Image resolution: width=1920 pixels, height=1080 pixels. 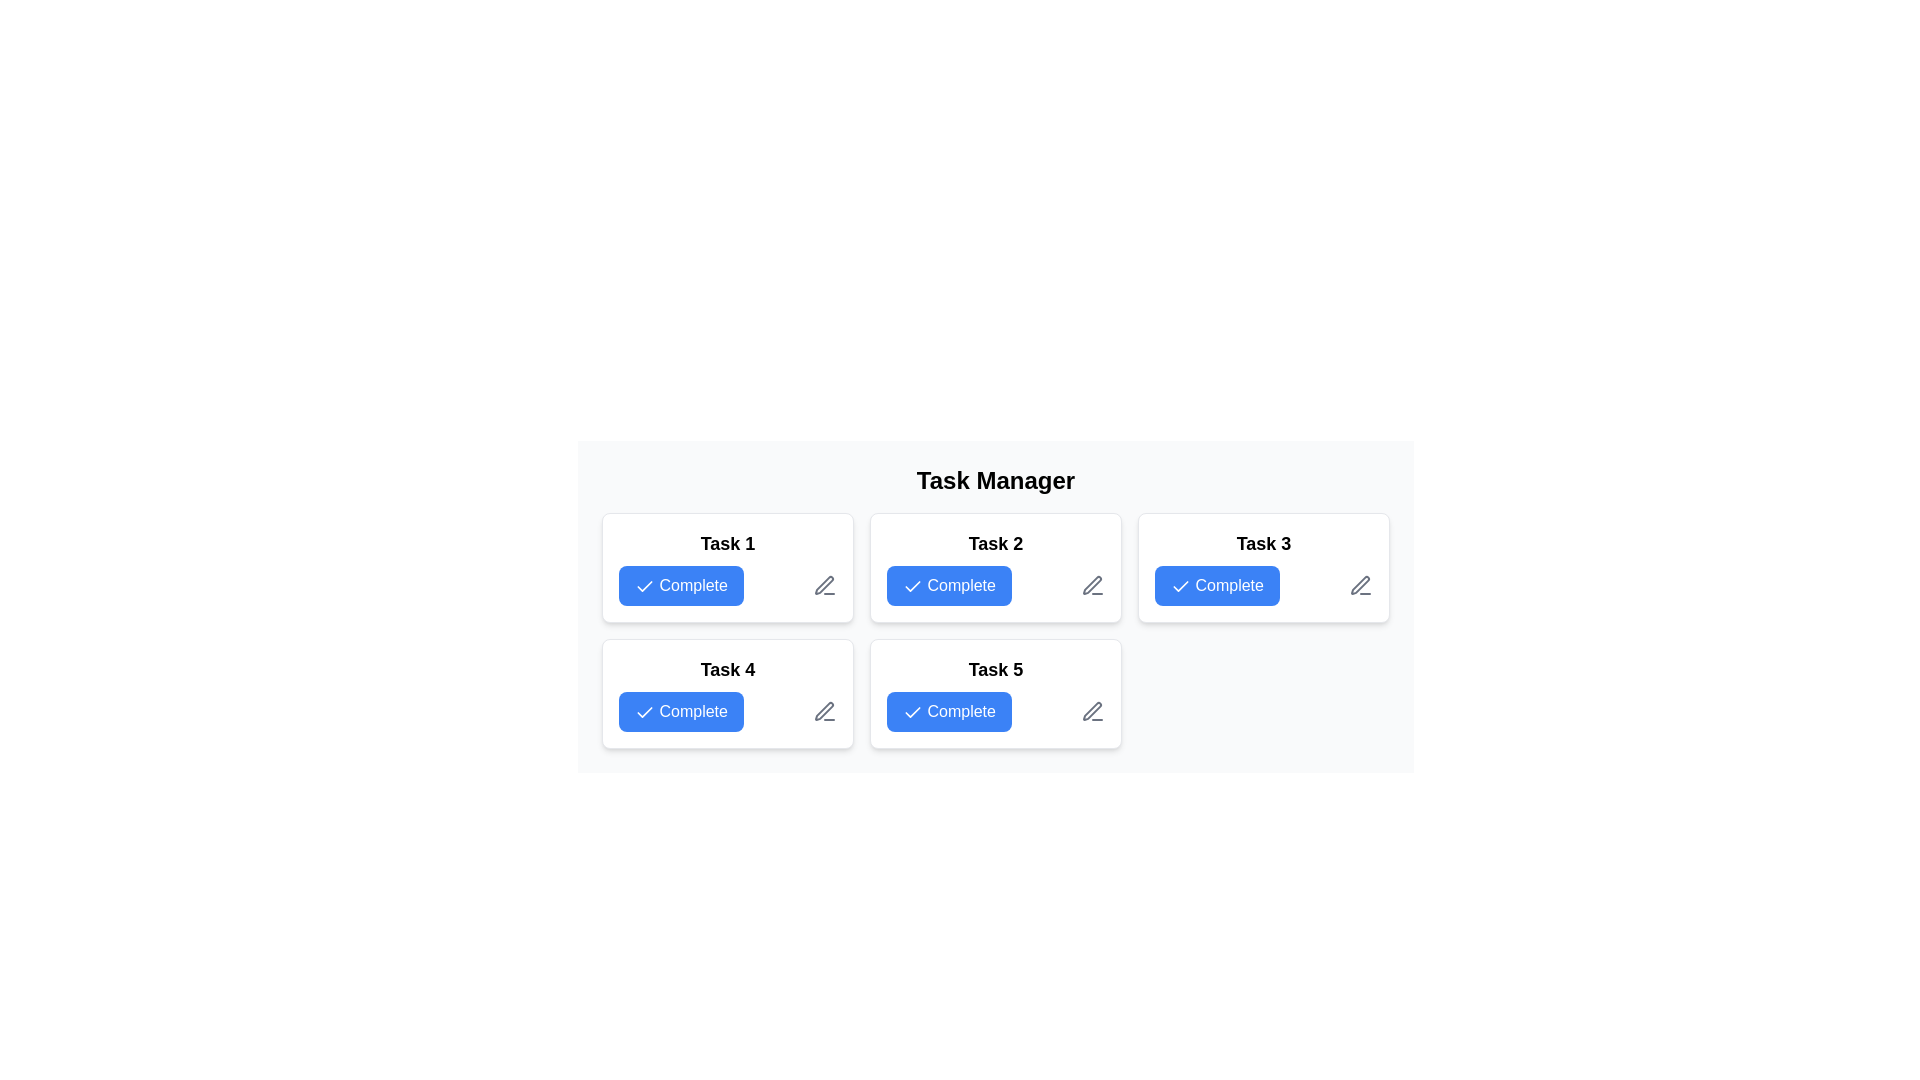 What do you see at coordinates (996, 670) in the screenshot?
I see `the Text label that serves as the title for the task card within the 'Task 5 Complete' card located in the bottom row, middle column of the task grid` at bounding box center [996, 670].